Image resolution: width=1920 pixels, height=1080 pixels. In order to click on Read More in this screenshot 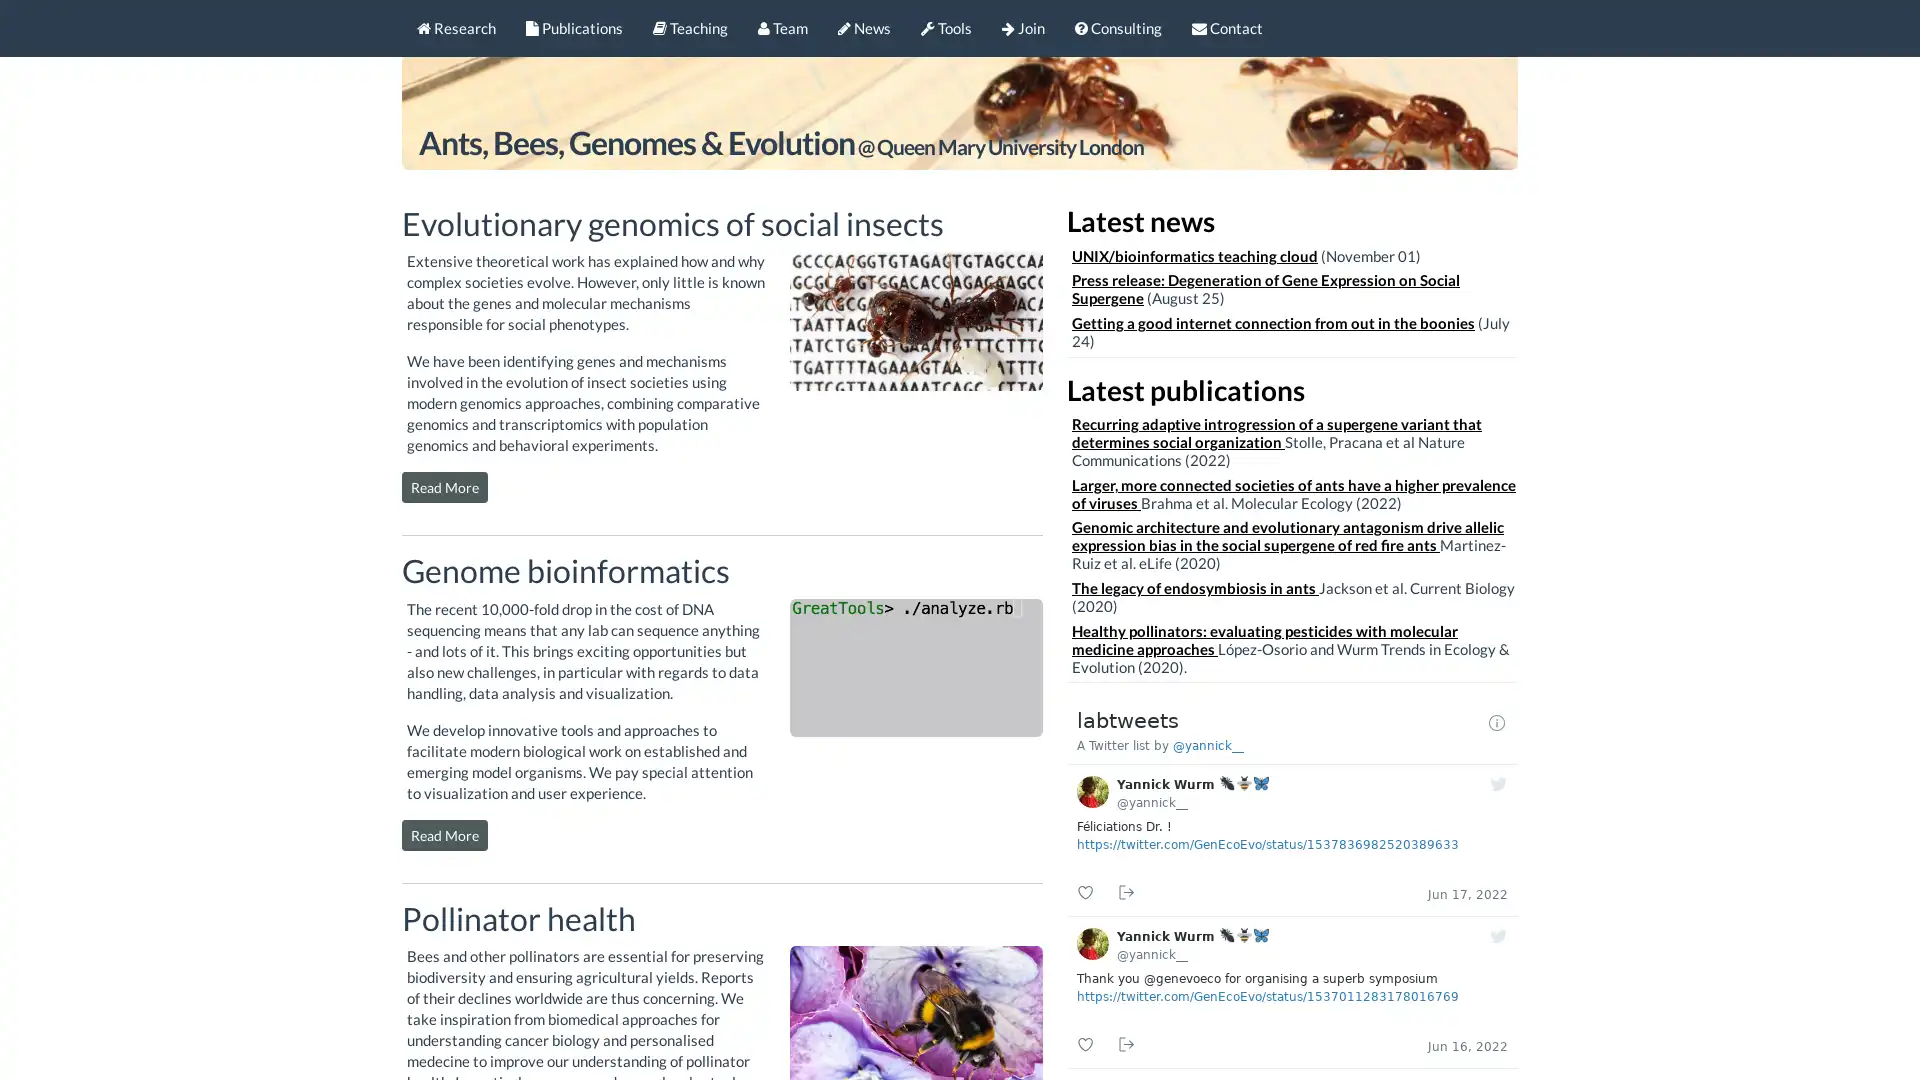, I will do `click(444, 834)`.